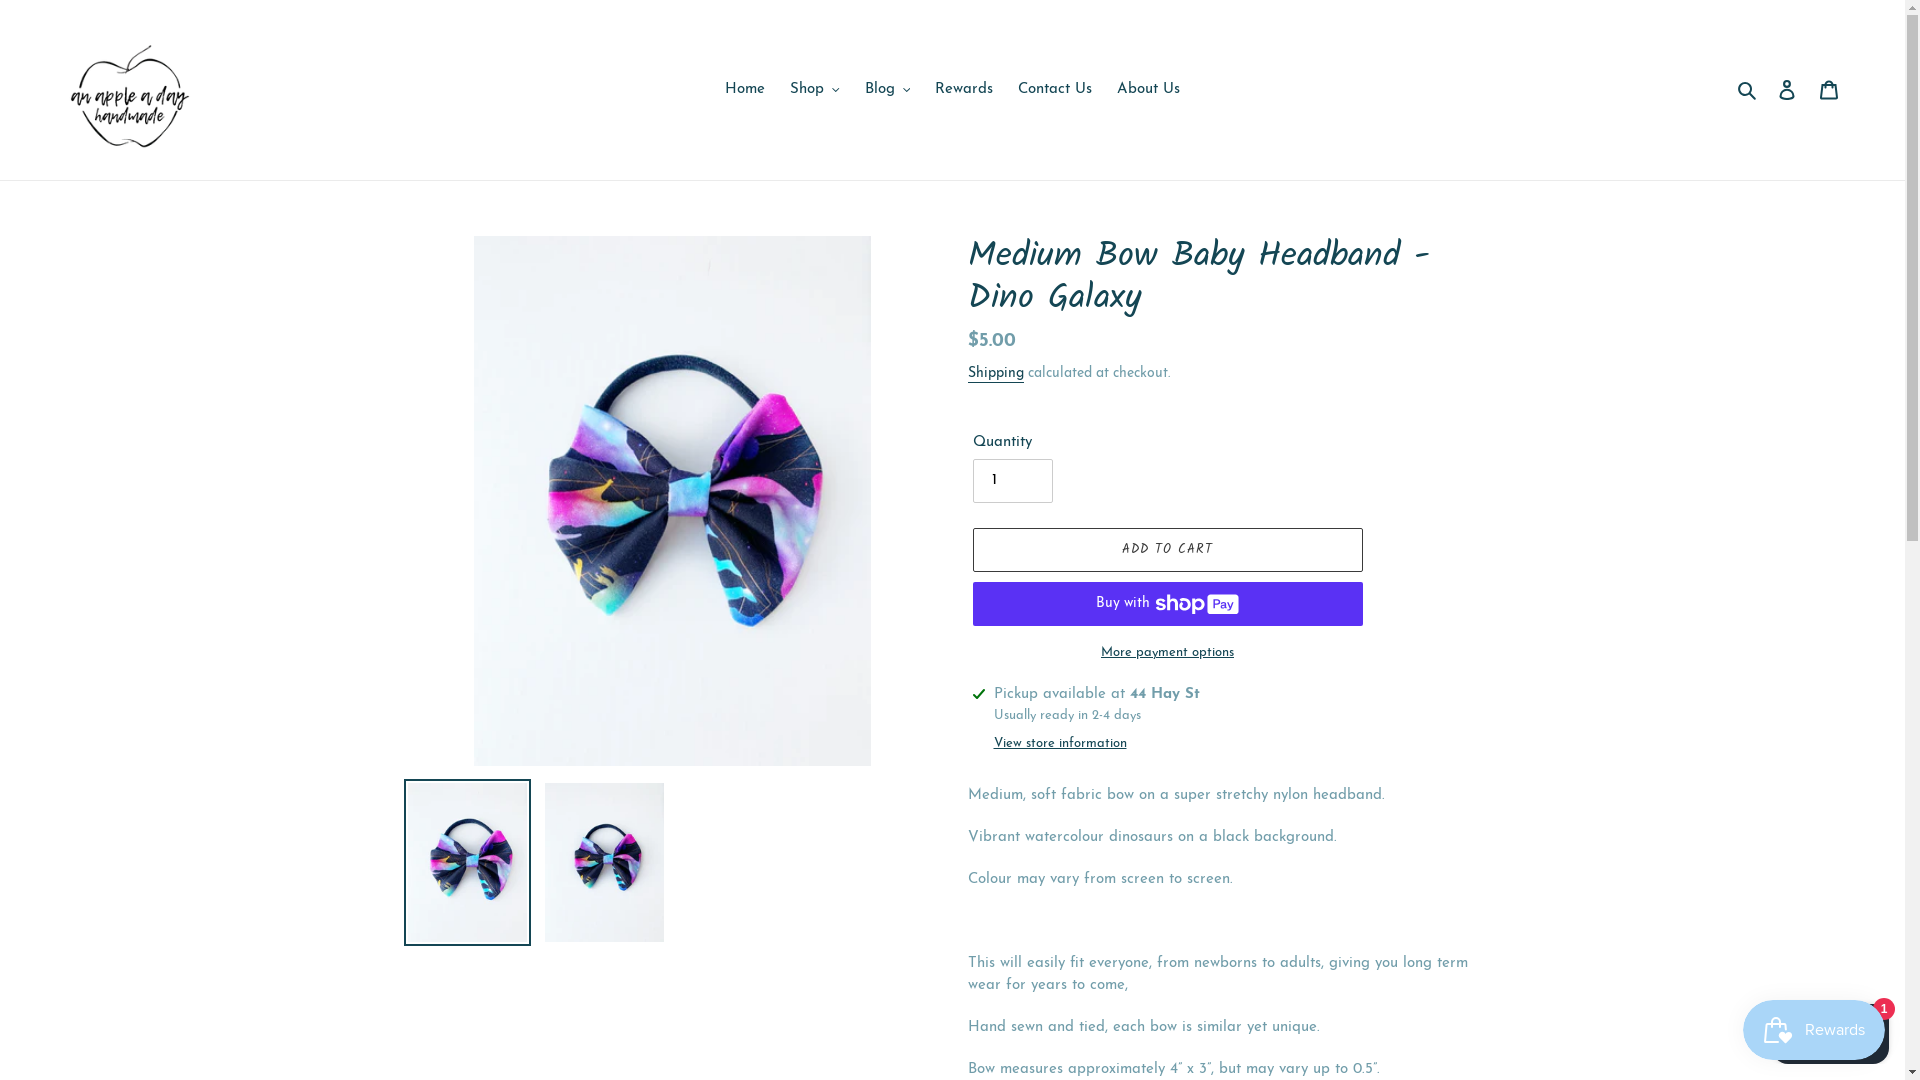 Image resolution: width=1920 pixels, height=1080 pixels. I want to click on 'Shopify online store chat', so click(1830, 1029).